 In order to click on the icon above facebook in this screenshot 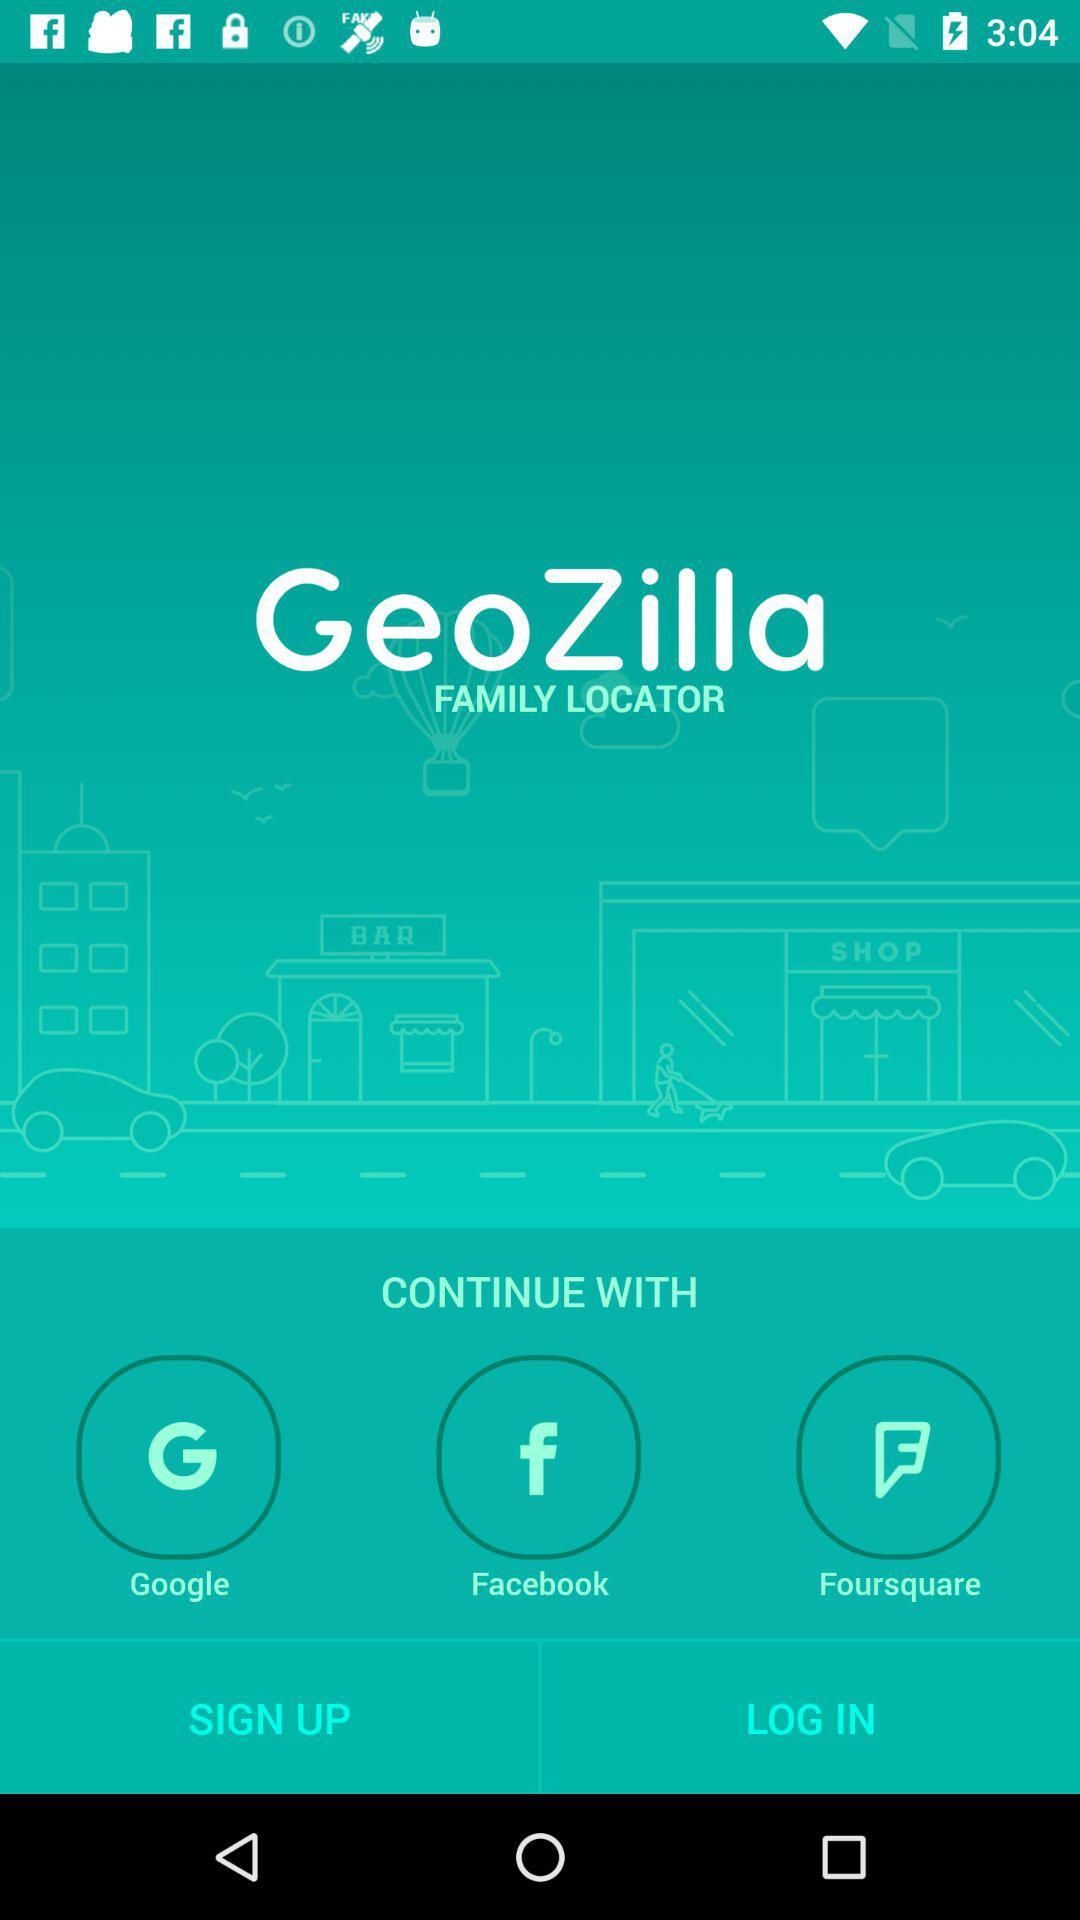, I will do `click(538, 1457)`.